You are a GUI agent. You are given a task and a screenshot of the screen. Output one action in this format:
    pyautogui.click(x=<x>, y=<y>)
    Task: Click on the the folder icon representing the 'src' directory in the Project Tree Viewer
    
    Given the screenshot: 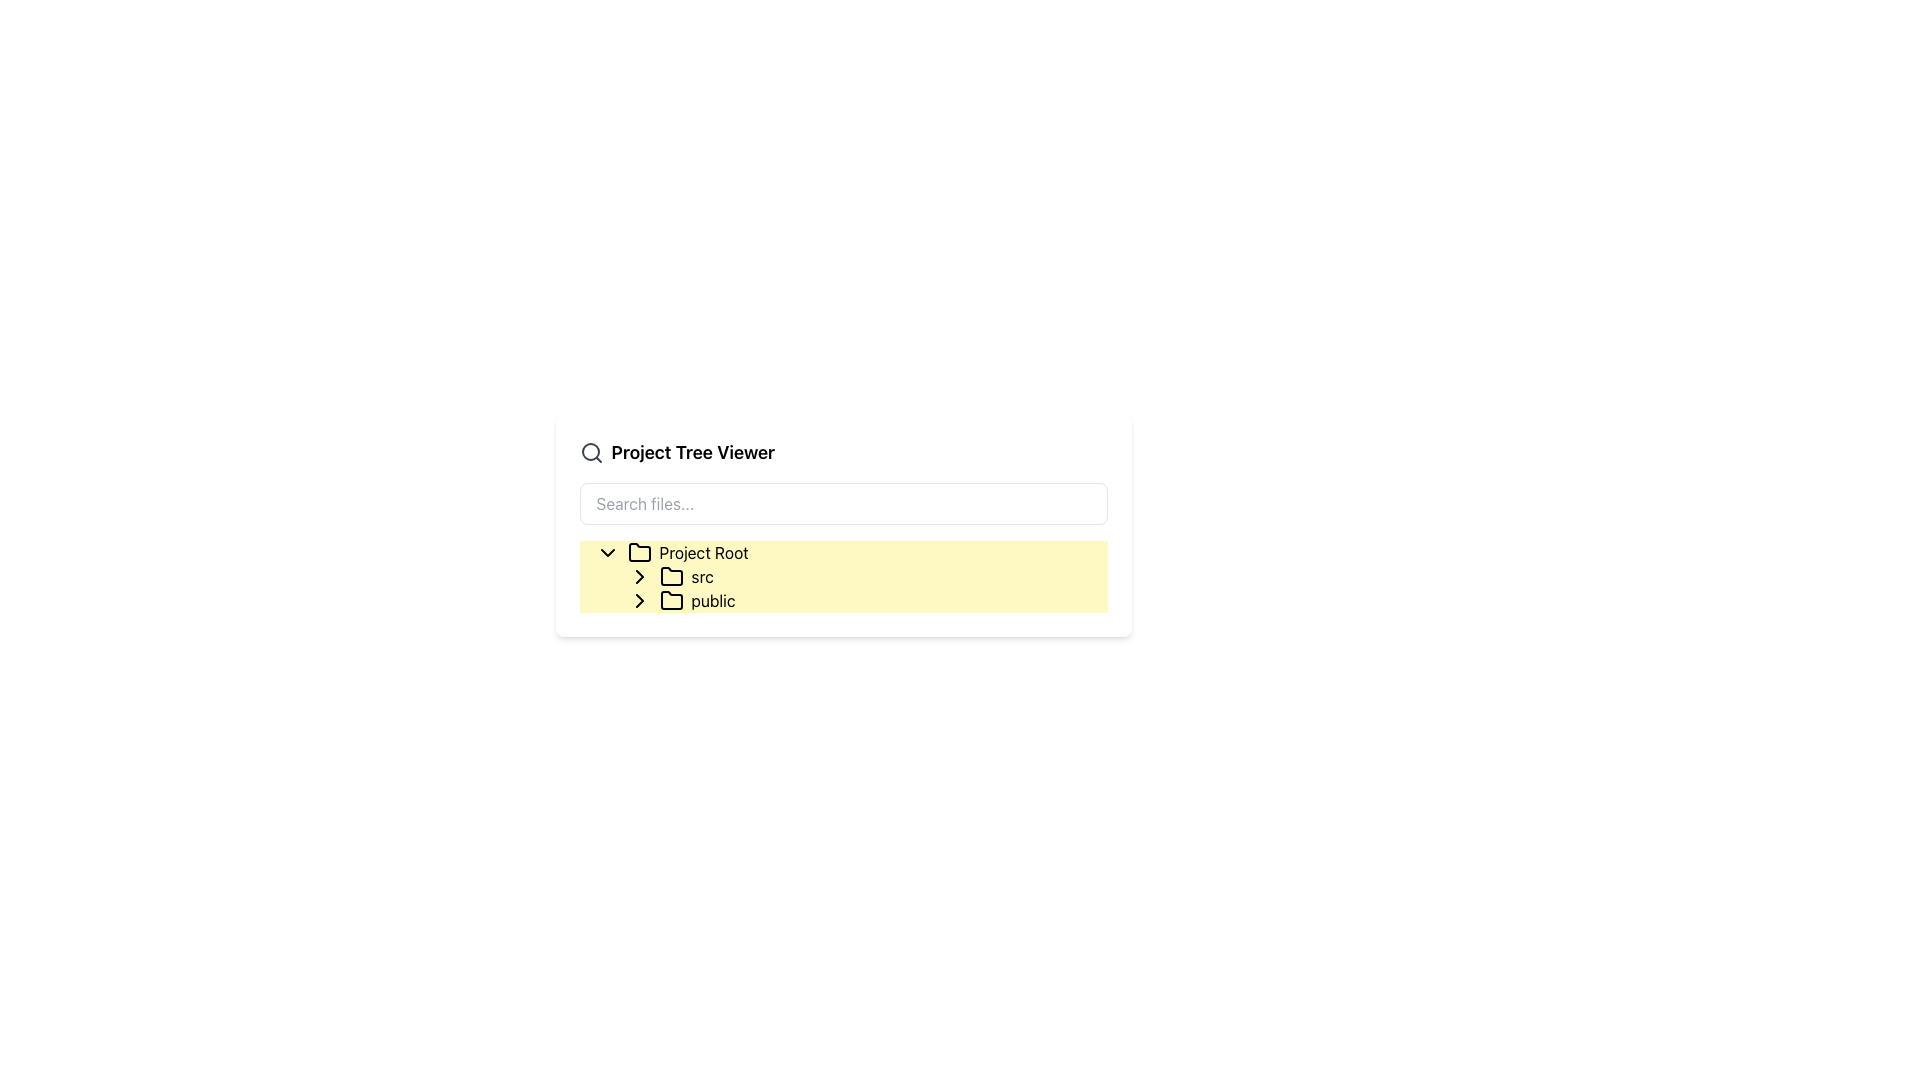 What is the action you would take?
    pyautogui.click(x=671, y=576)
    